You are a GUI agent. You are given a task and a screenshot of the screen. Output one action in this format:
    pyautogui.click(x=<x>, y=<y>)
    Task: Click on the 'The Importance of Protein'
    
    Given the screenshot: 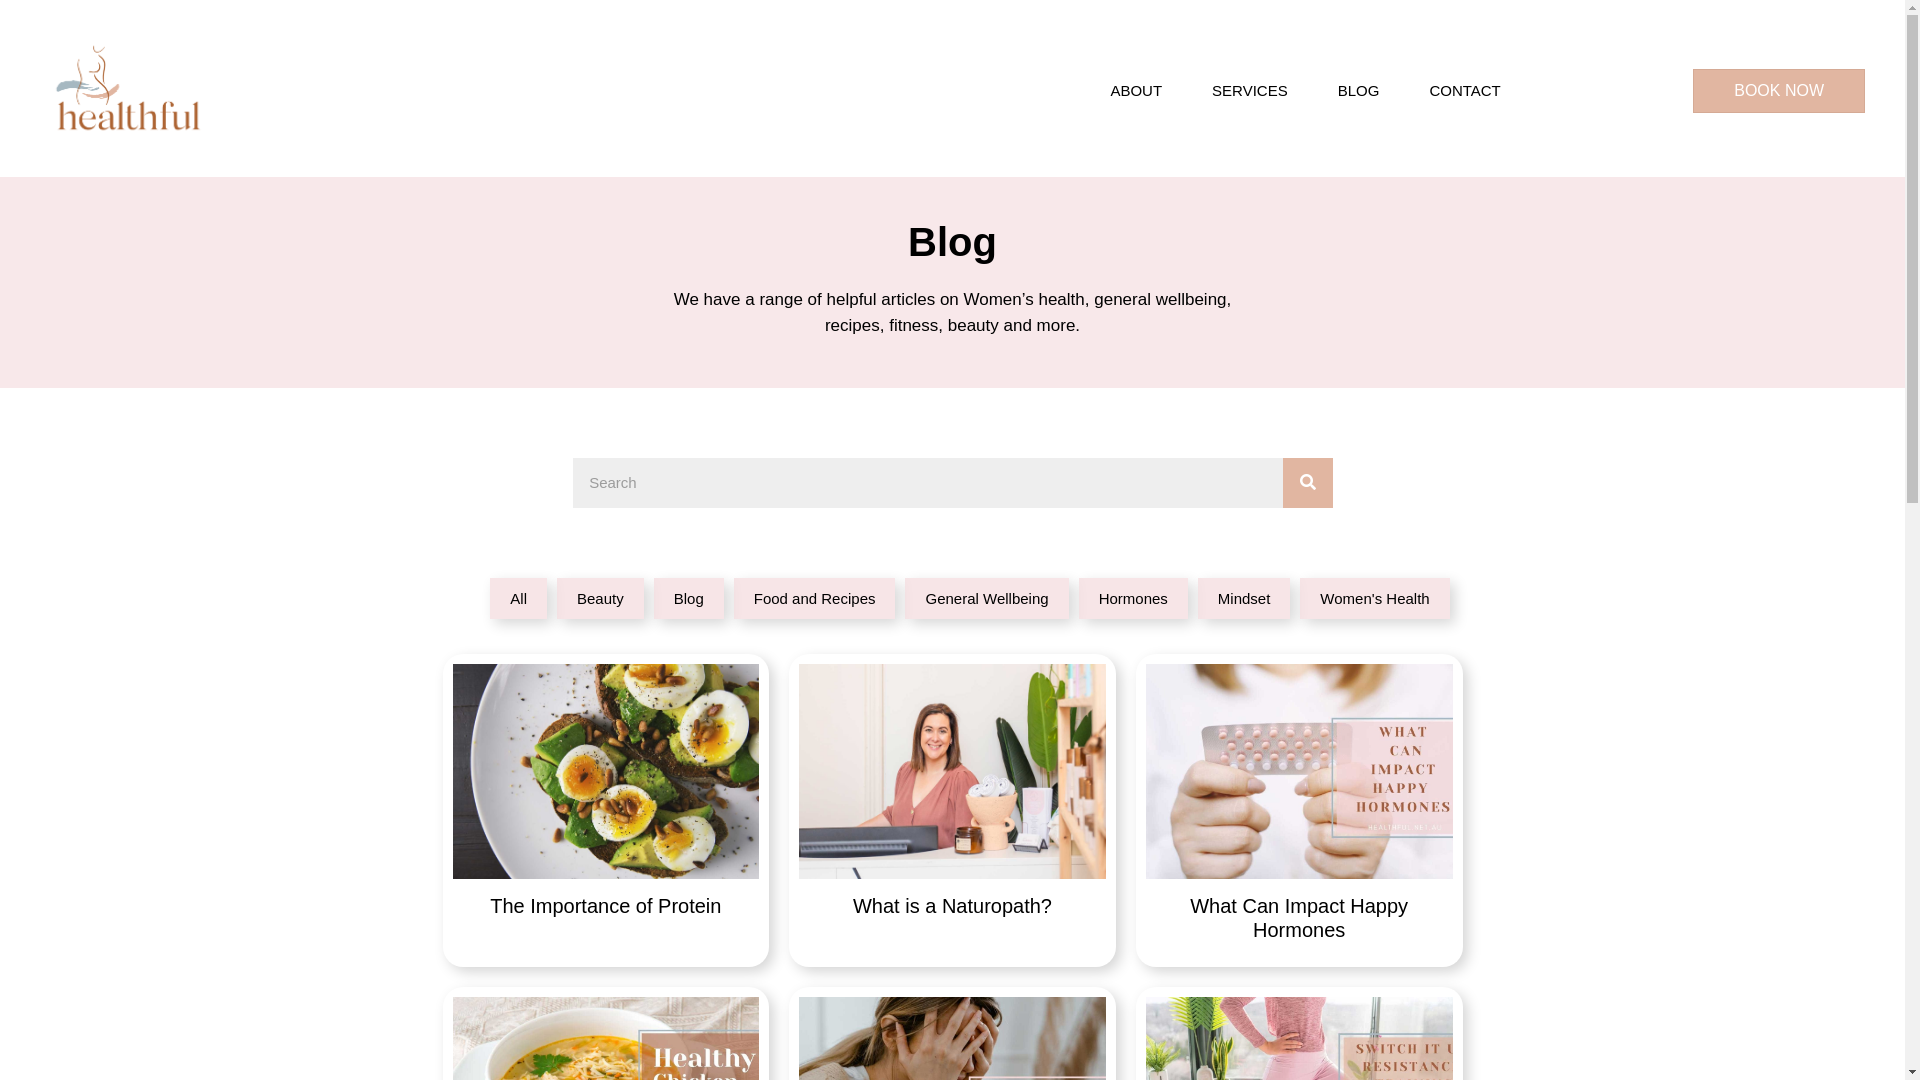 What is the action you would take?
    pyautogui.click(x=604, y=810)
    